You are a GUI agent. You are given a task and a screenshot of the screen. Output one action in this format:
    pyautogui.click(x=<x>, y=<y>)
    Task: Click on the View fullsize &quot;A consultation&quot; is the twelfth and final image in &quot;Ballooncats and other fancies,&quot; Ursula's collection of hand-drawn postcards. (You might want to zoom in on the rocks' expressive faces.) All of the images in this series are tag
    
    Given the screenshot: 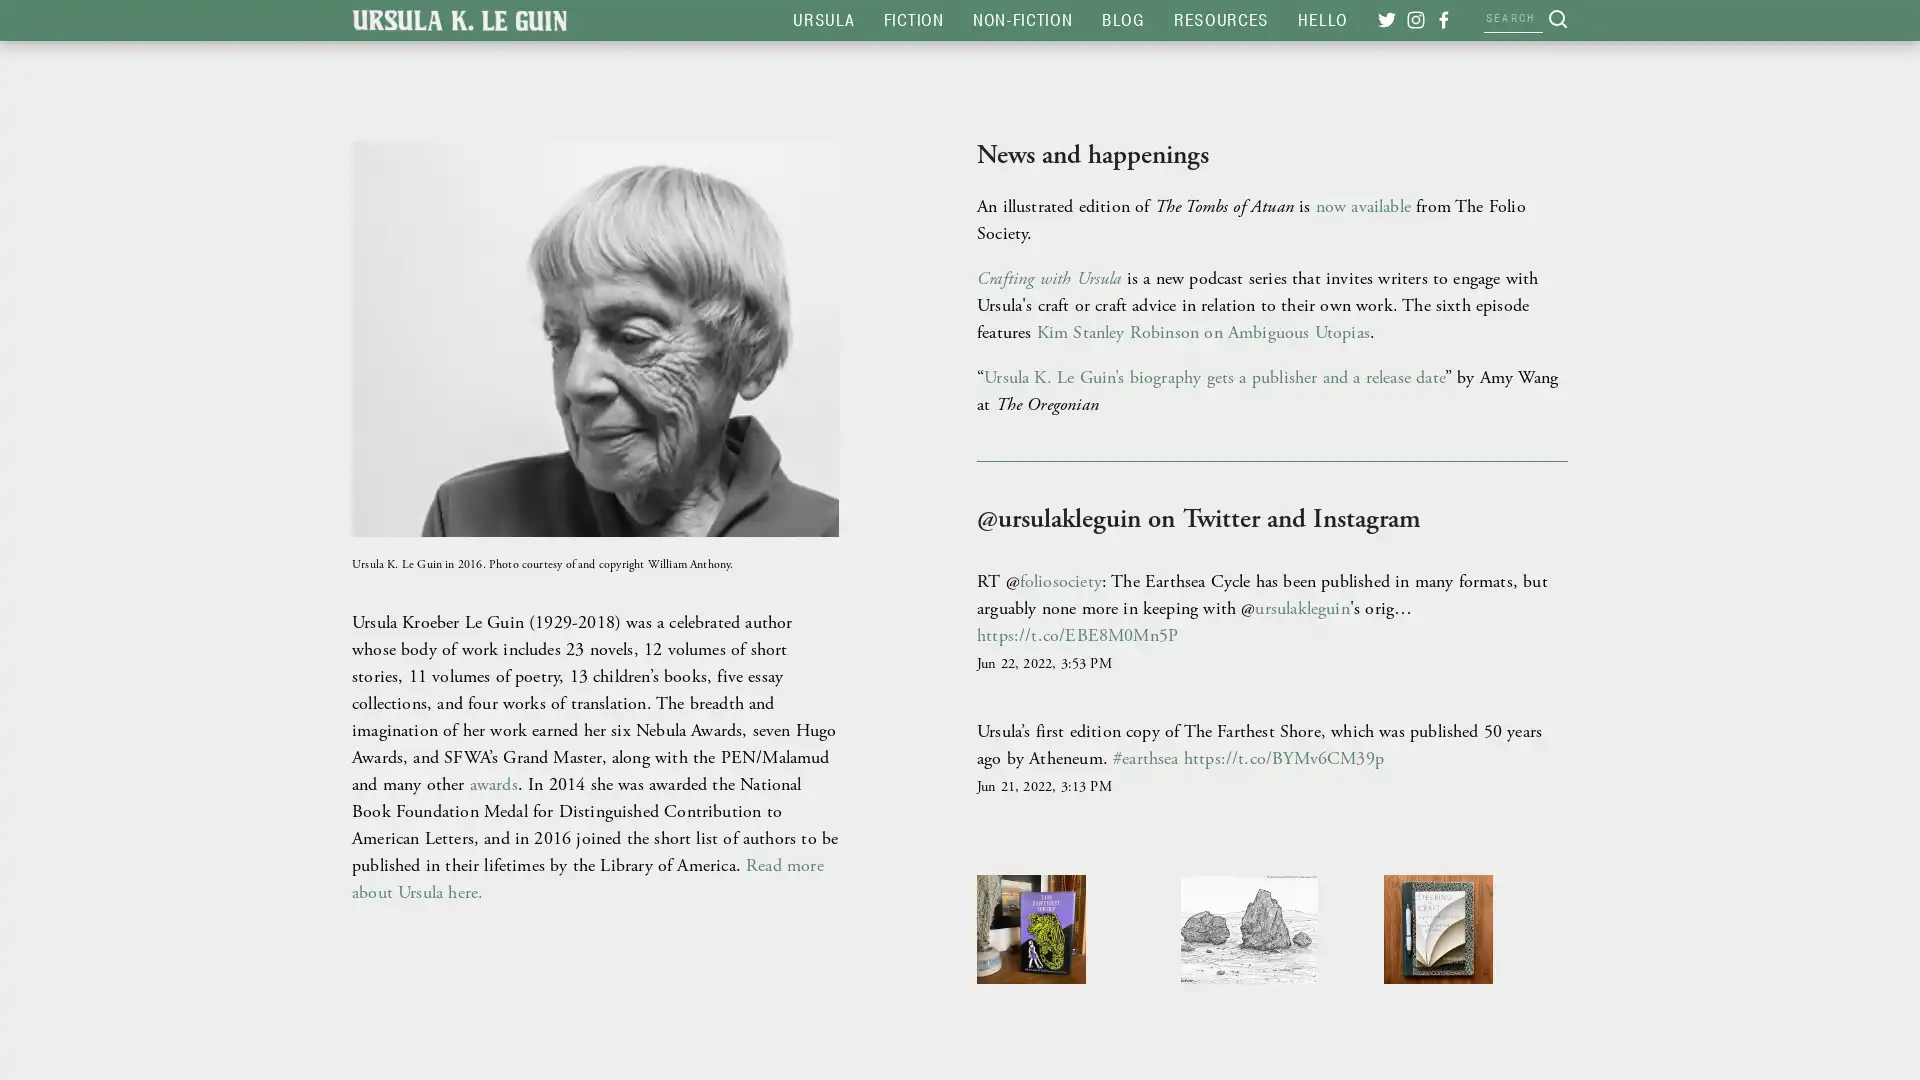 What is the action you would take?
    pyautogui.click(x=1271, y=964)
    